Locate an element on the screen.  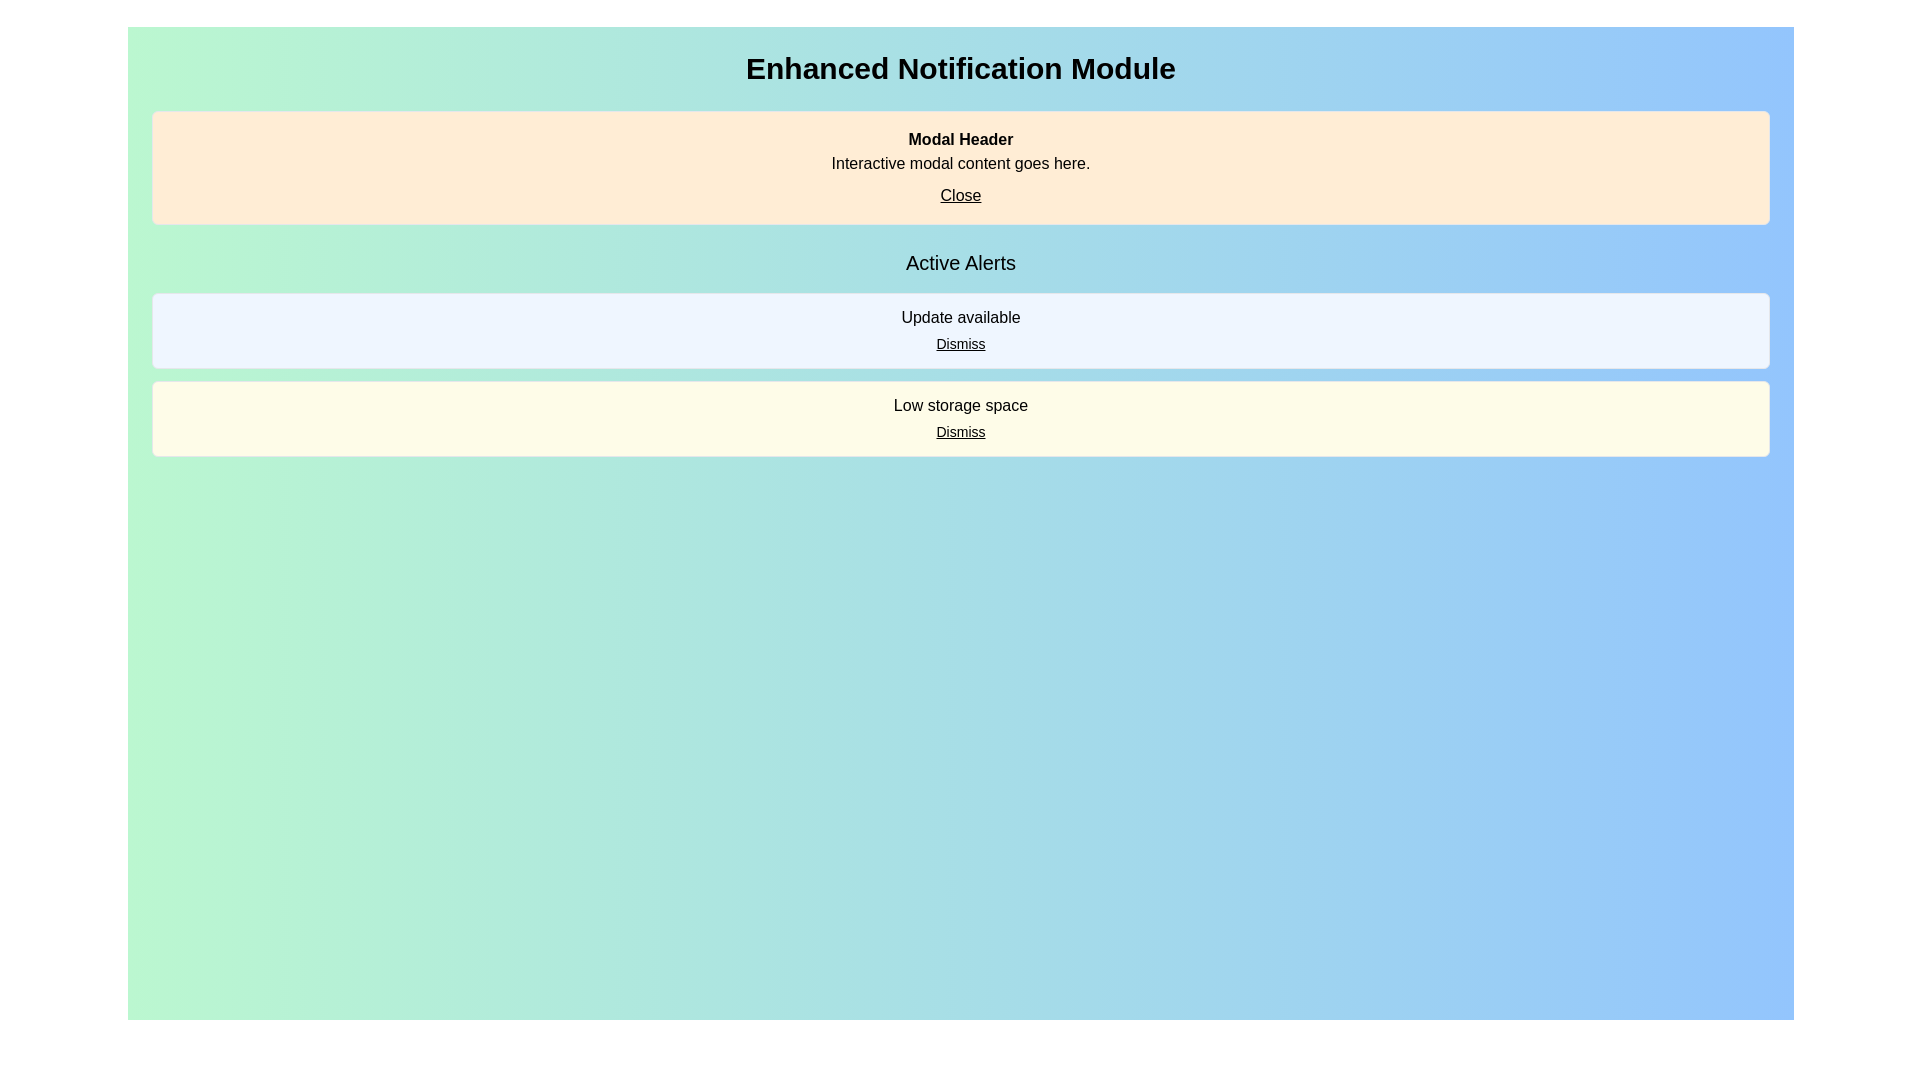
the 'Dismiss' button, which is styled with underlined text and located in the 'Active Alerts' section under the notification stating 'Update available' is located at coordinates (960, 342).